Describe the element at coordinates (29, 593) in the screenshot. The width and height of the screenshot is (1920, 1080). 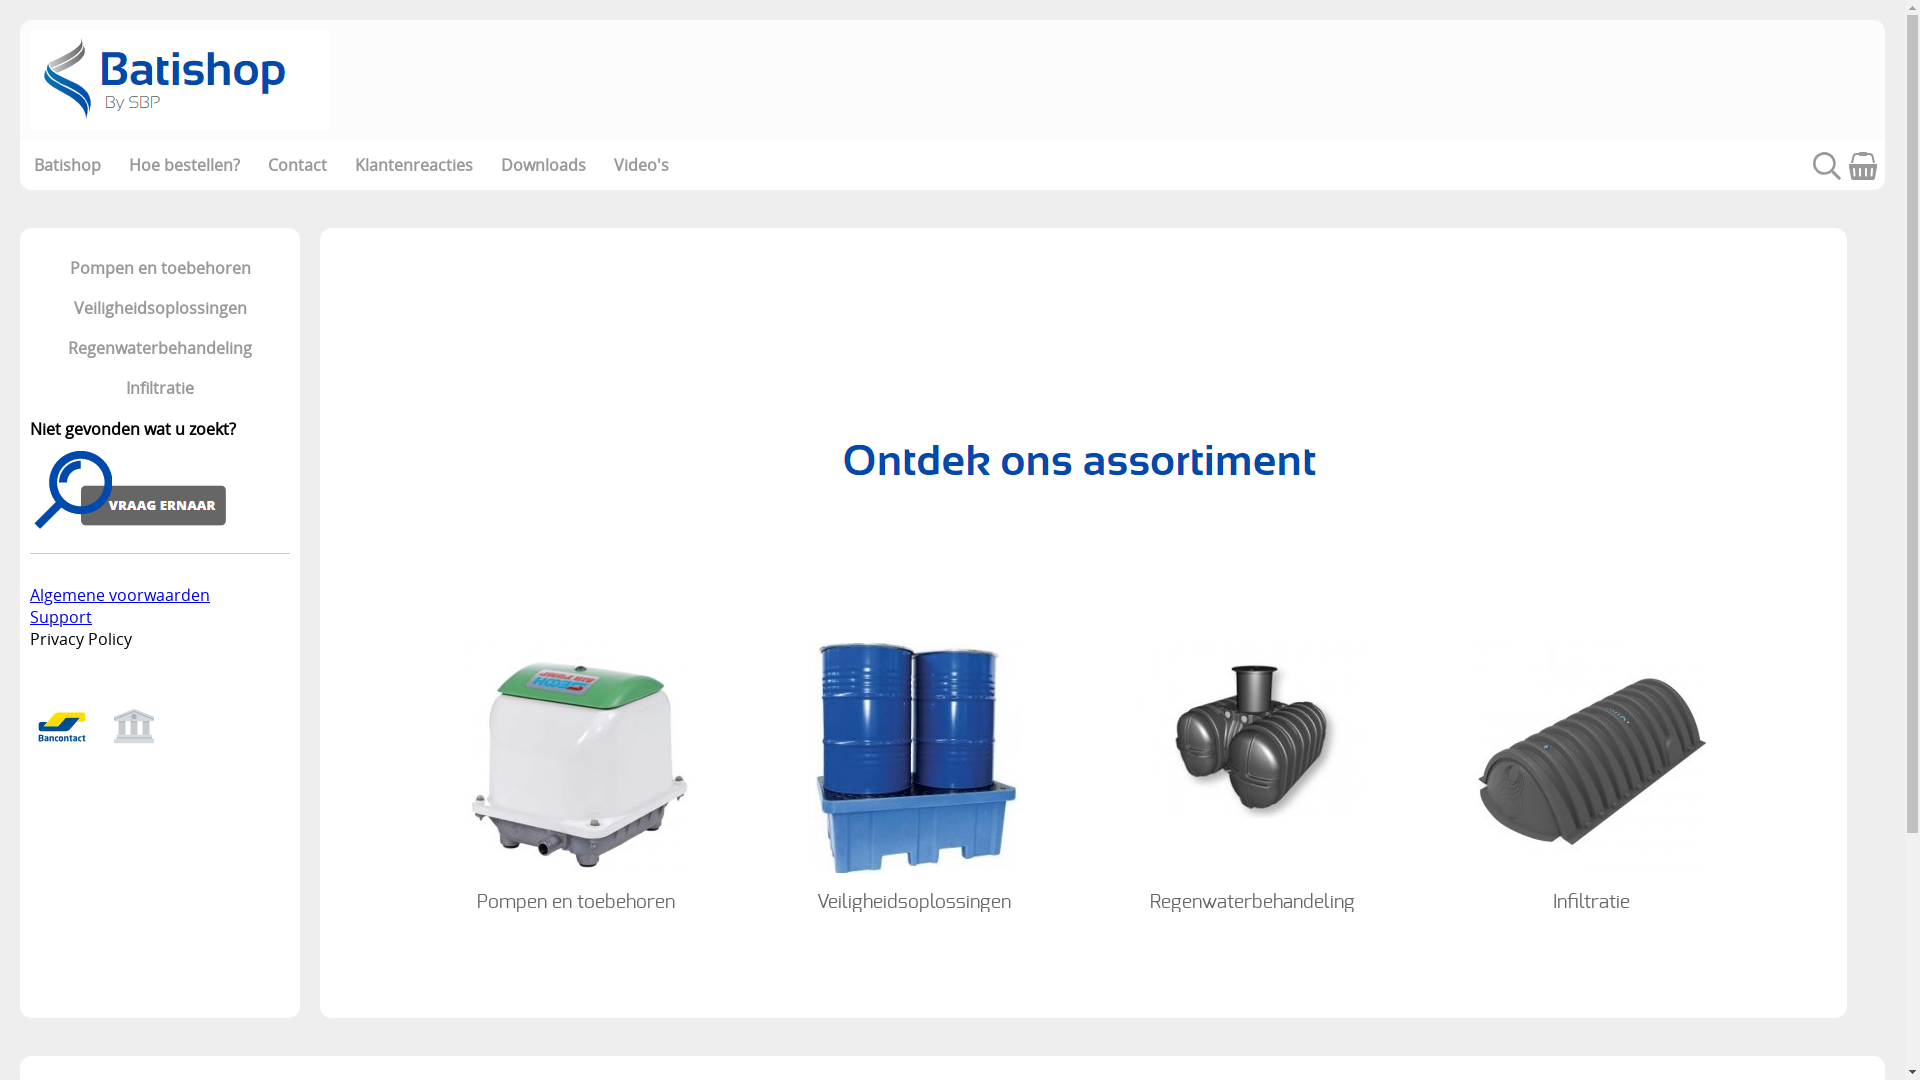
I see `'Algemene voorwaarden'` at that location.